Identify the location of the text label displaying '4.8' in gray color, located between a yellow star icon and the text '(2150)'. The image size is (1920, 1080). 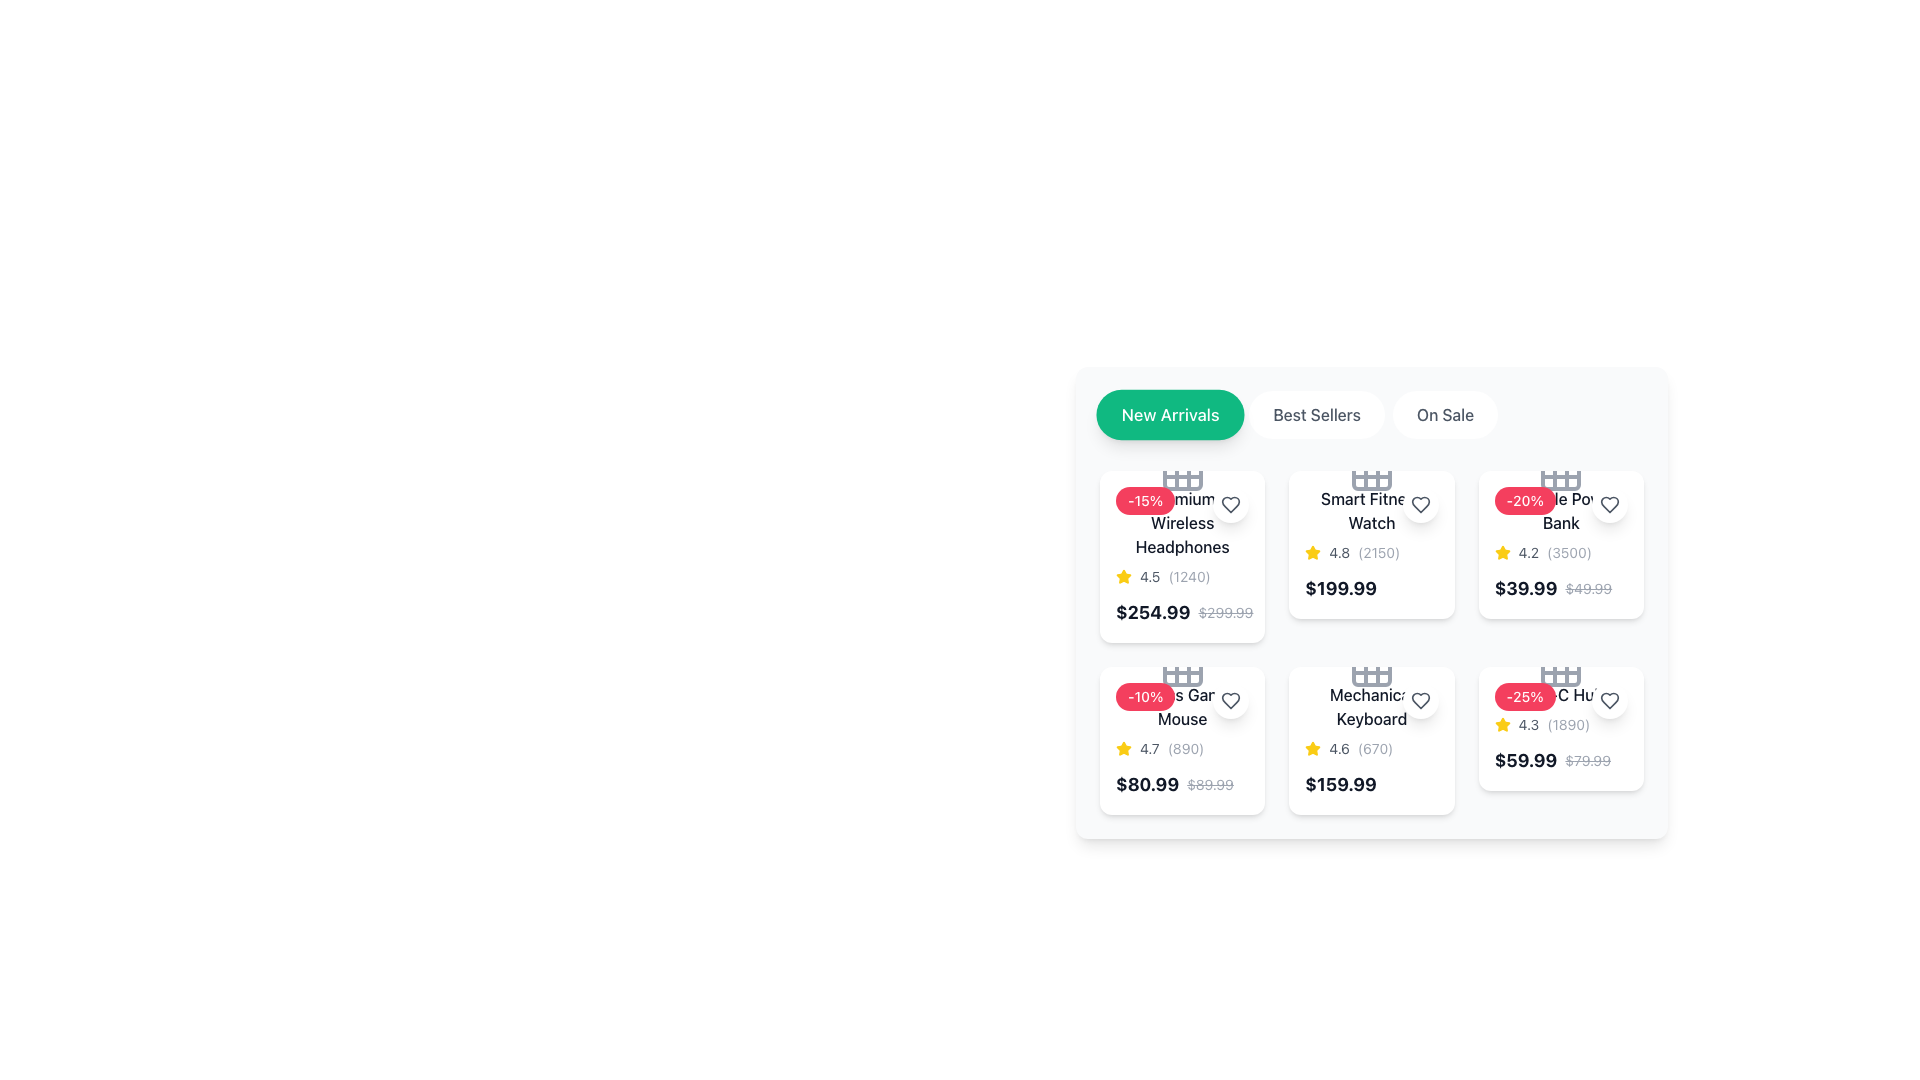
(1339, 552).